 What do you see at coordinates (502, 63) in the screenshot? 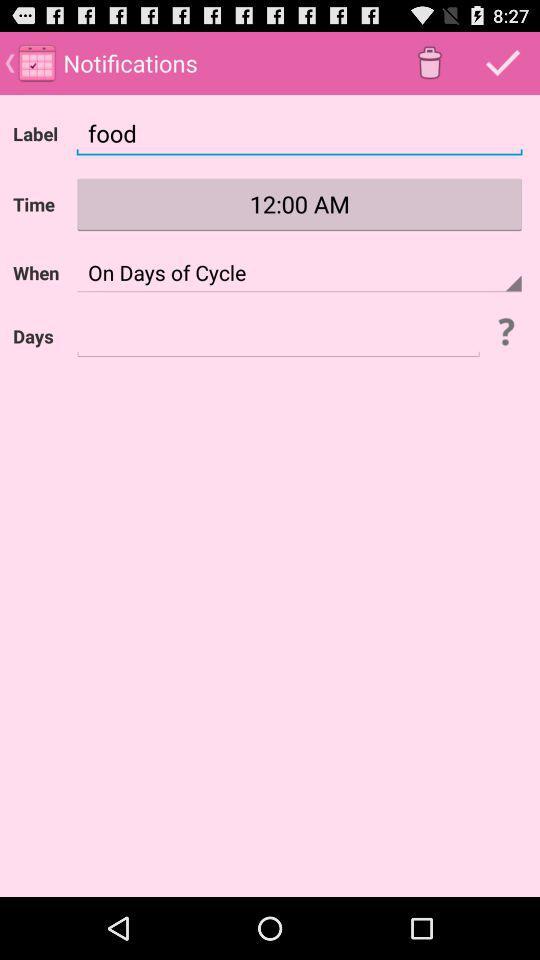
I see `tick or done button which is after delete button on page` at bounding box center [502, 63].